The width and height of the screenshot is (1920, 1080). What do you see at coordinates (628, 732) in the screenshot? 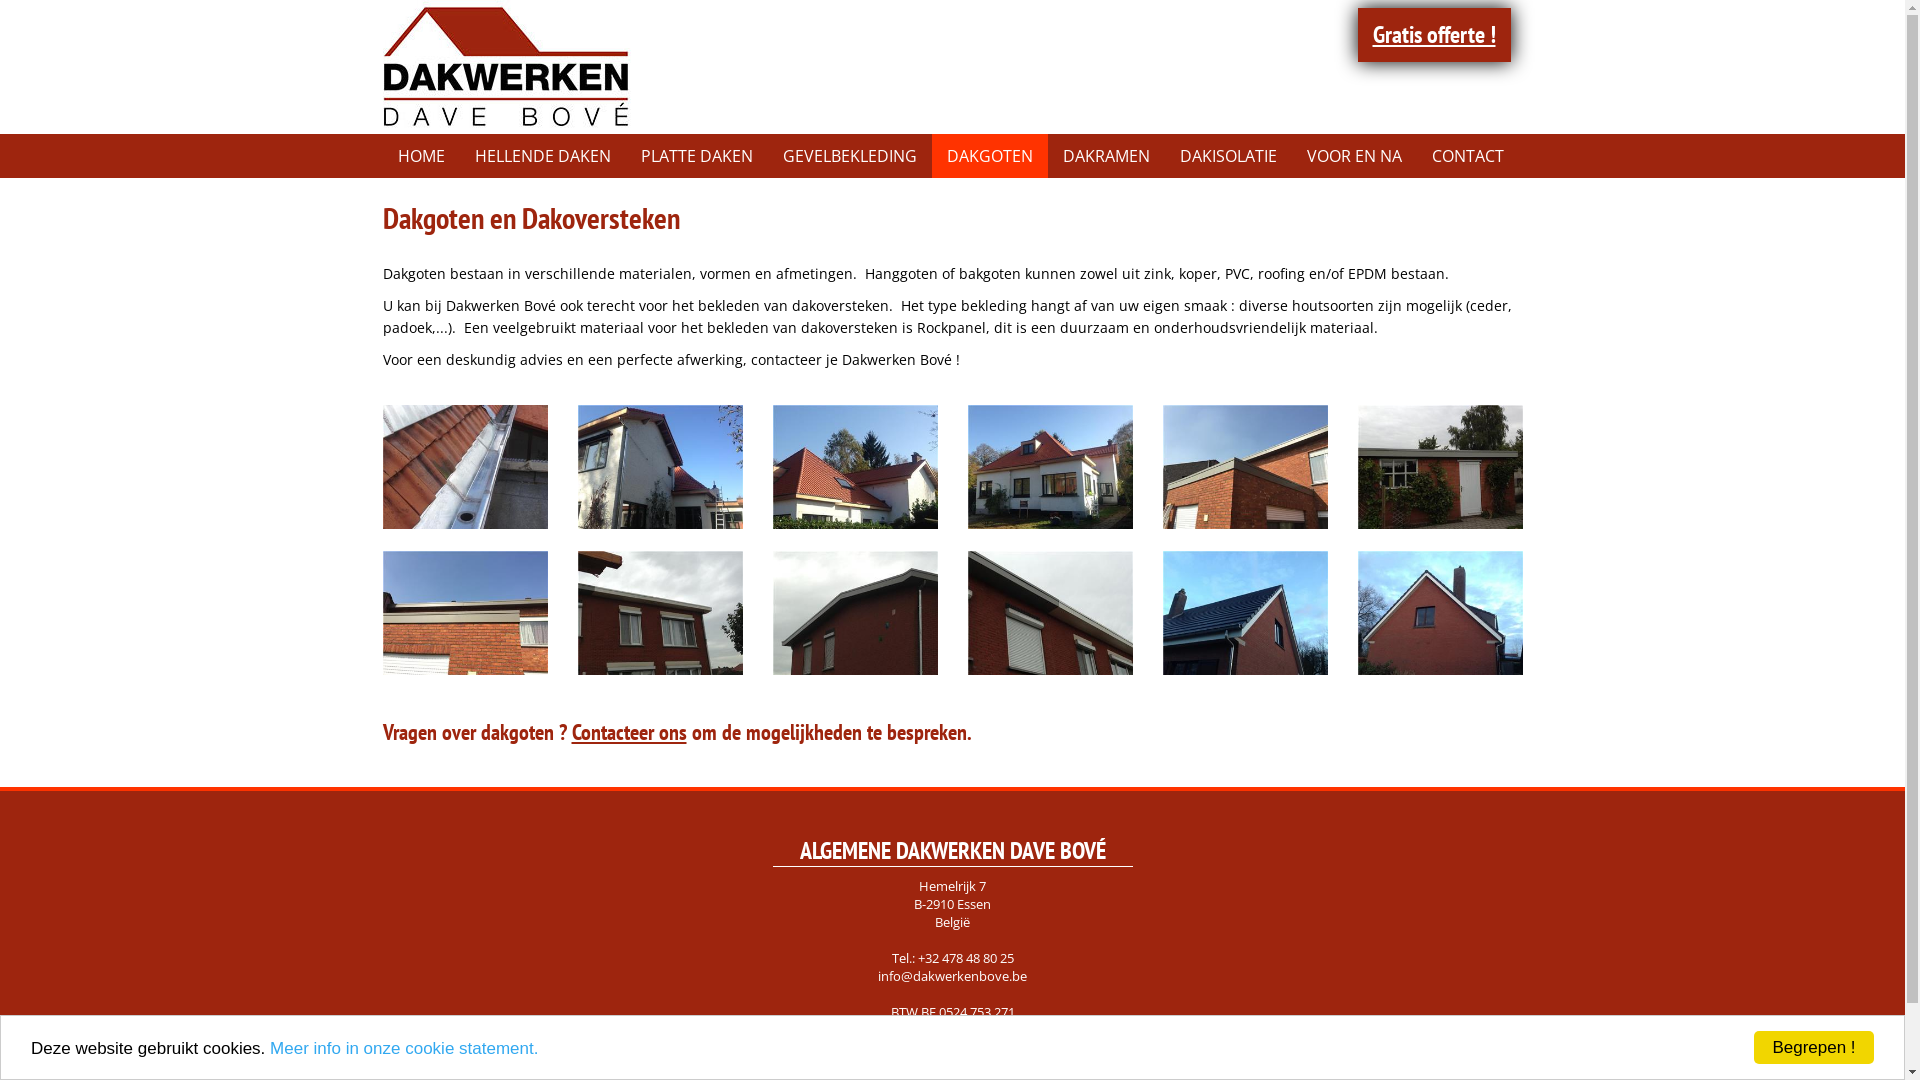
I see `'Contacteer ons'` at bounding box center [628, 732].